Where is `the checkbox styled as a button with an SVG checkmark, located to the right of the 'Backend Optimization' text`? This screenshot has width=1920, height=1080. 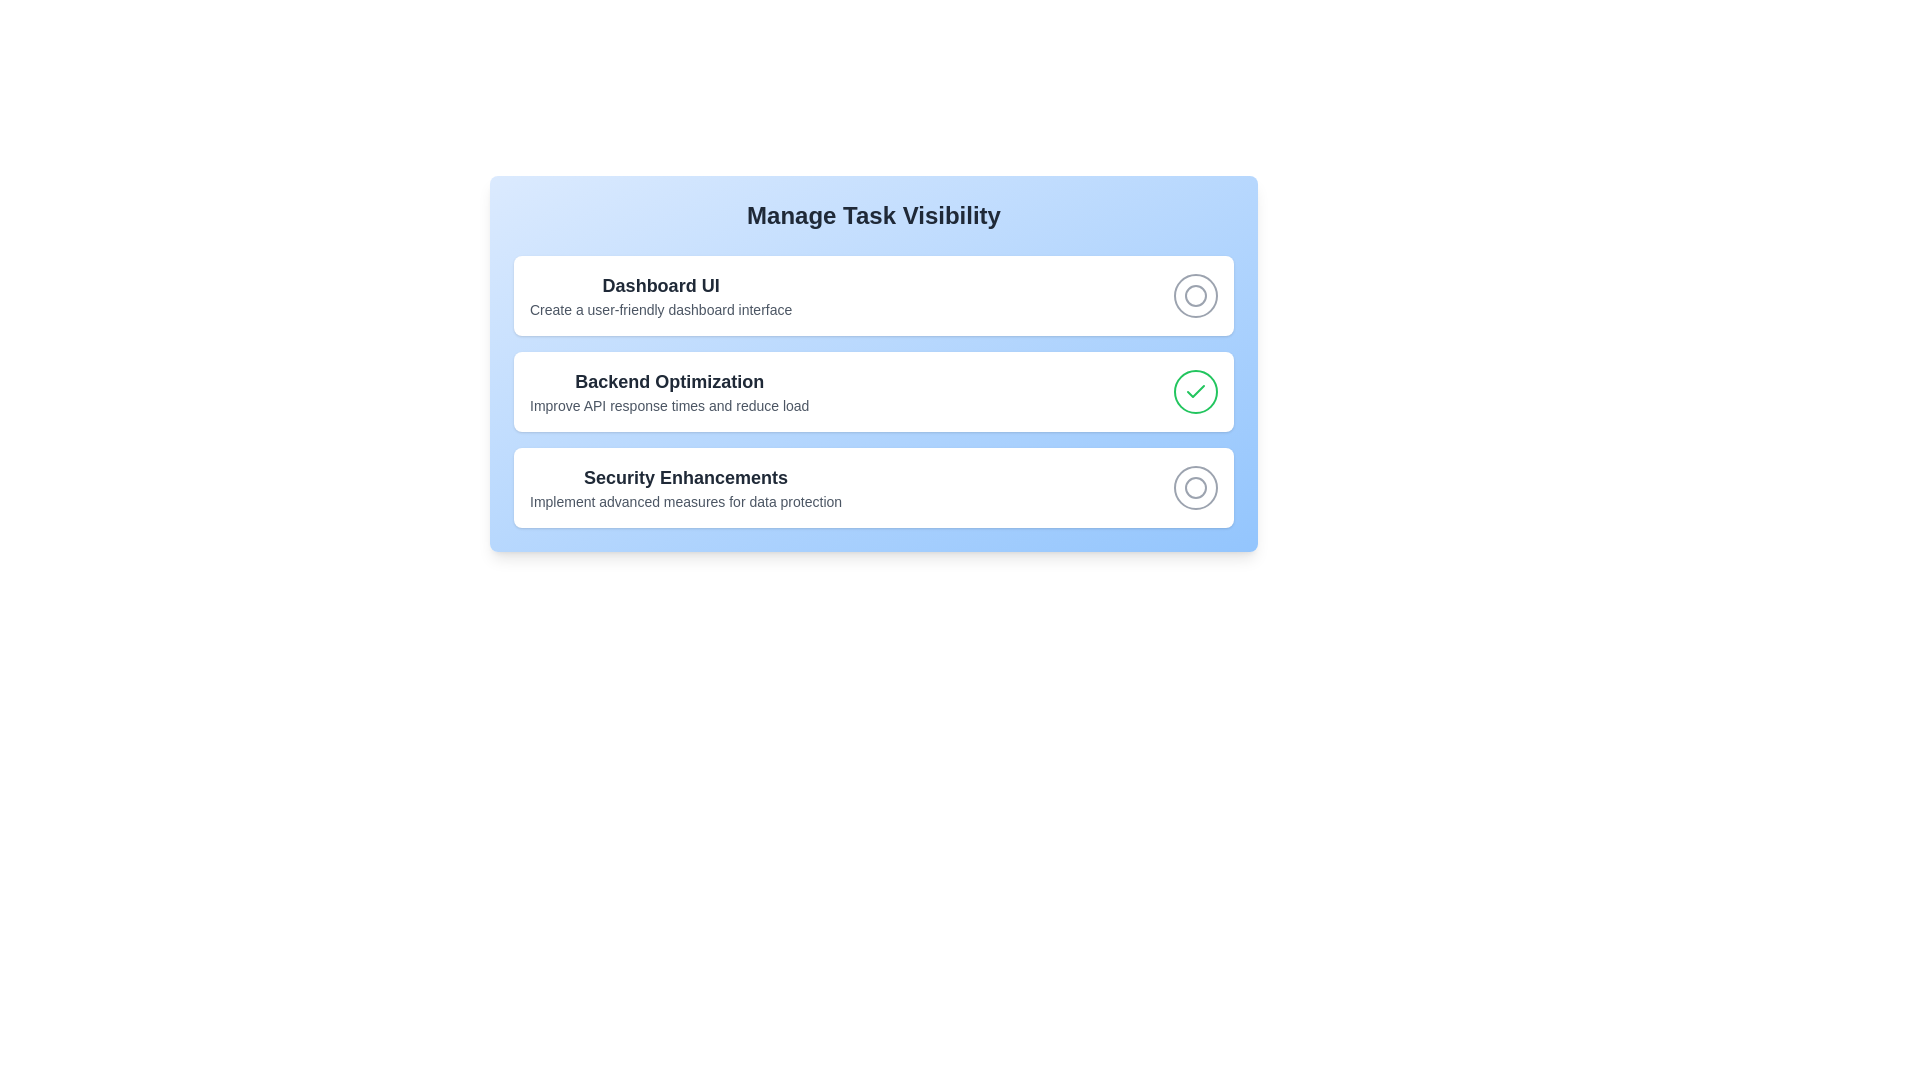
the checkbox styled as a button with an SVG checkmark, located to the right of the 'Backend Optimization' text is located at coordinates (1195, 391).